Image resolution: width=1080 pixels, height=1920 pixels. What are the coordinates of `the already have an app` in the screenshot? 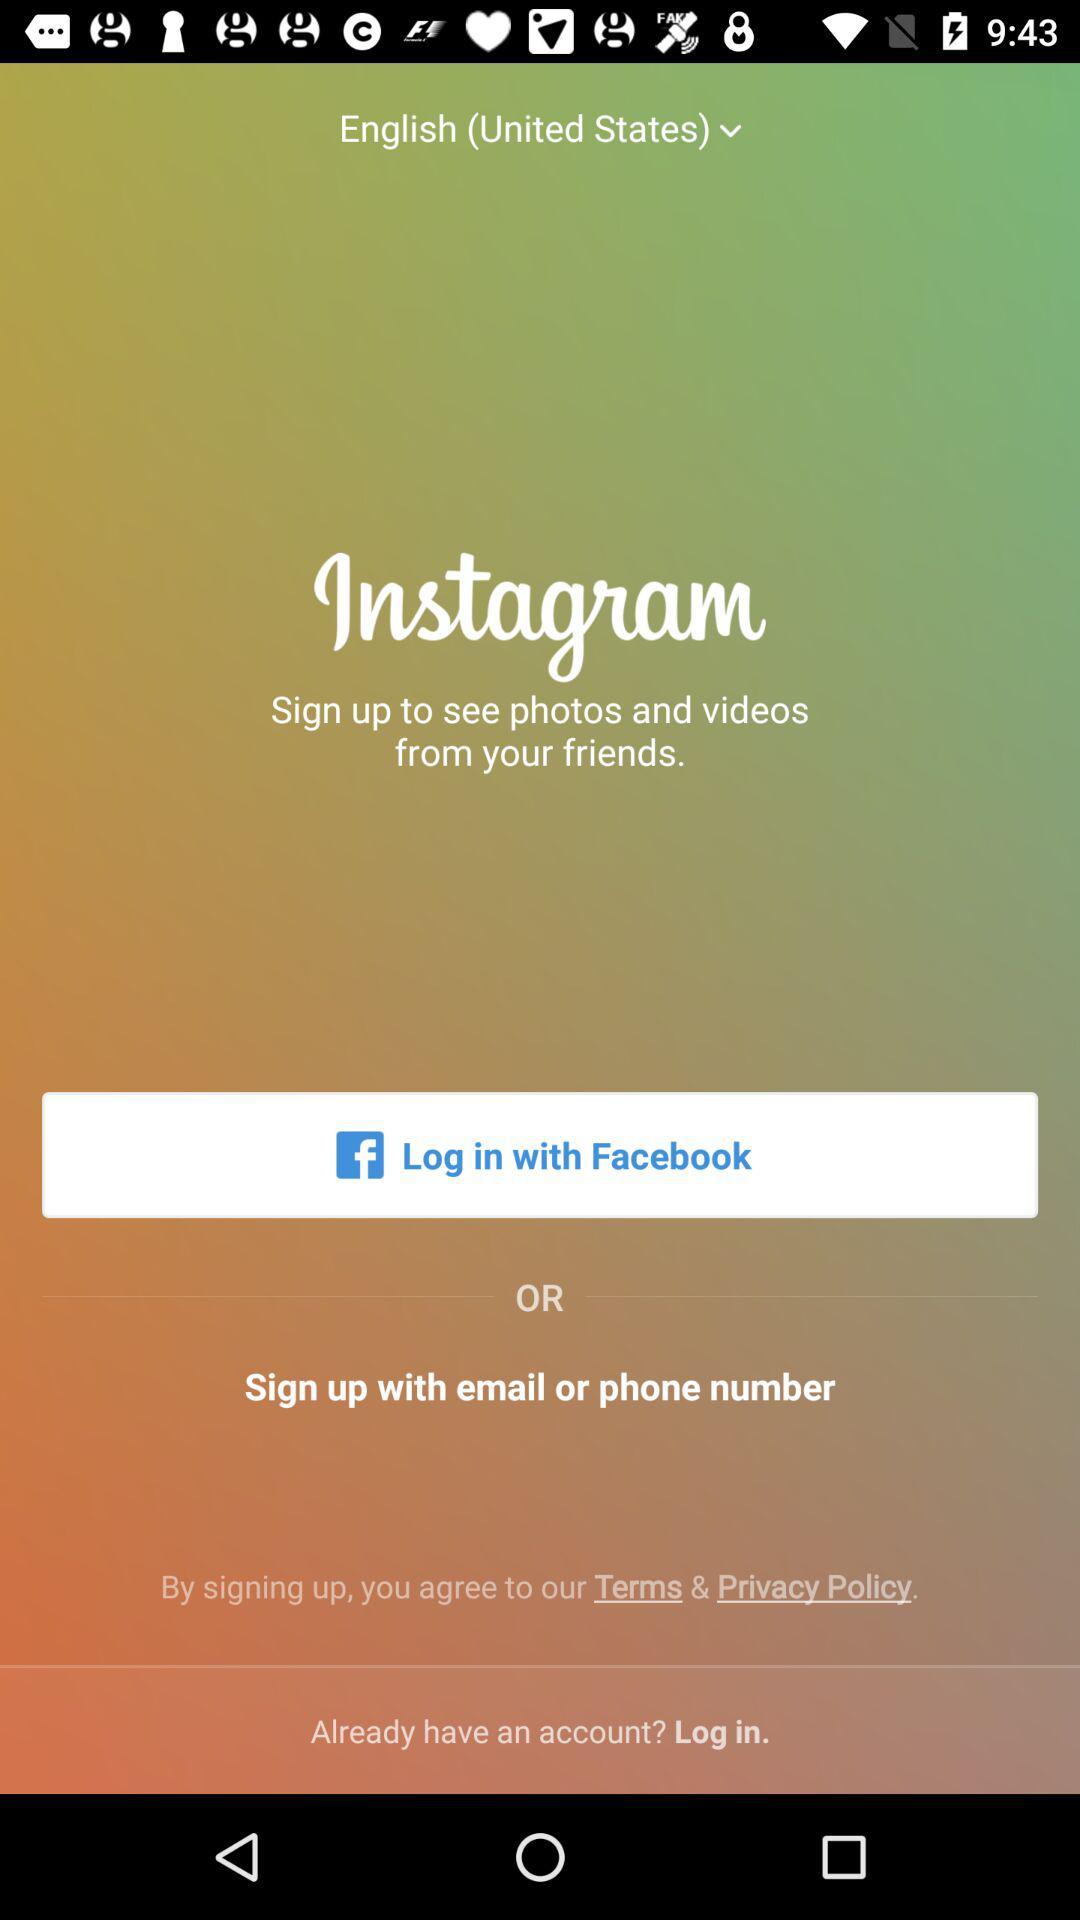 It's located at (540, 1730).